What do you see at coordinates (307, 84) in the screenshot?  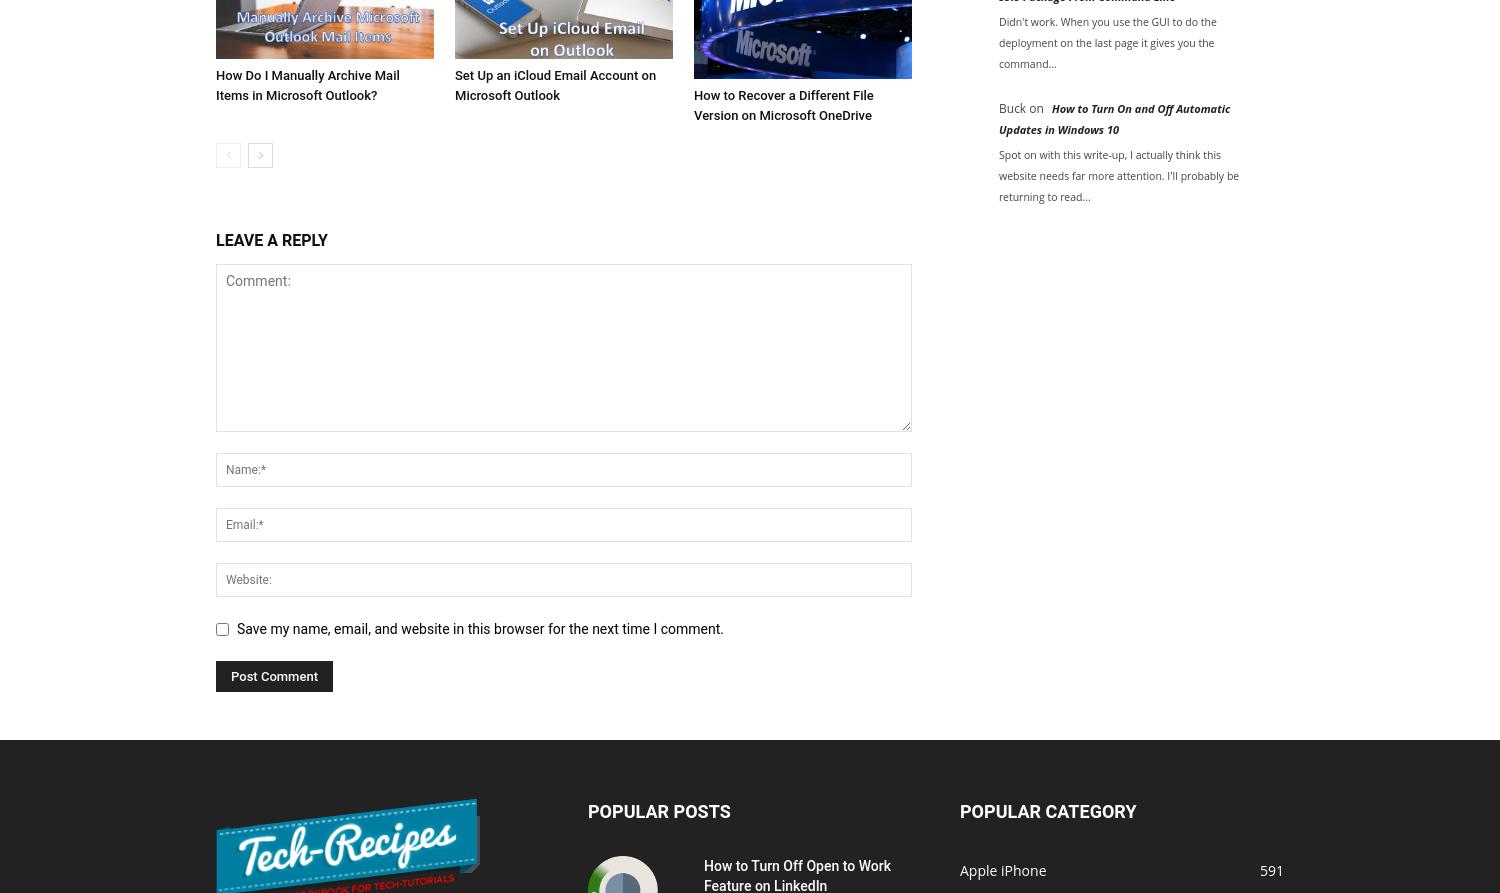 I see `'How Do I Manually Archive Mail Items in Microsoft Outlook?'` at bounding box center [307, 84].